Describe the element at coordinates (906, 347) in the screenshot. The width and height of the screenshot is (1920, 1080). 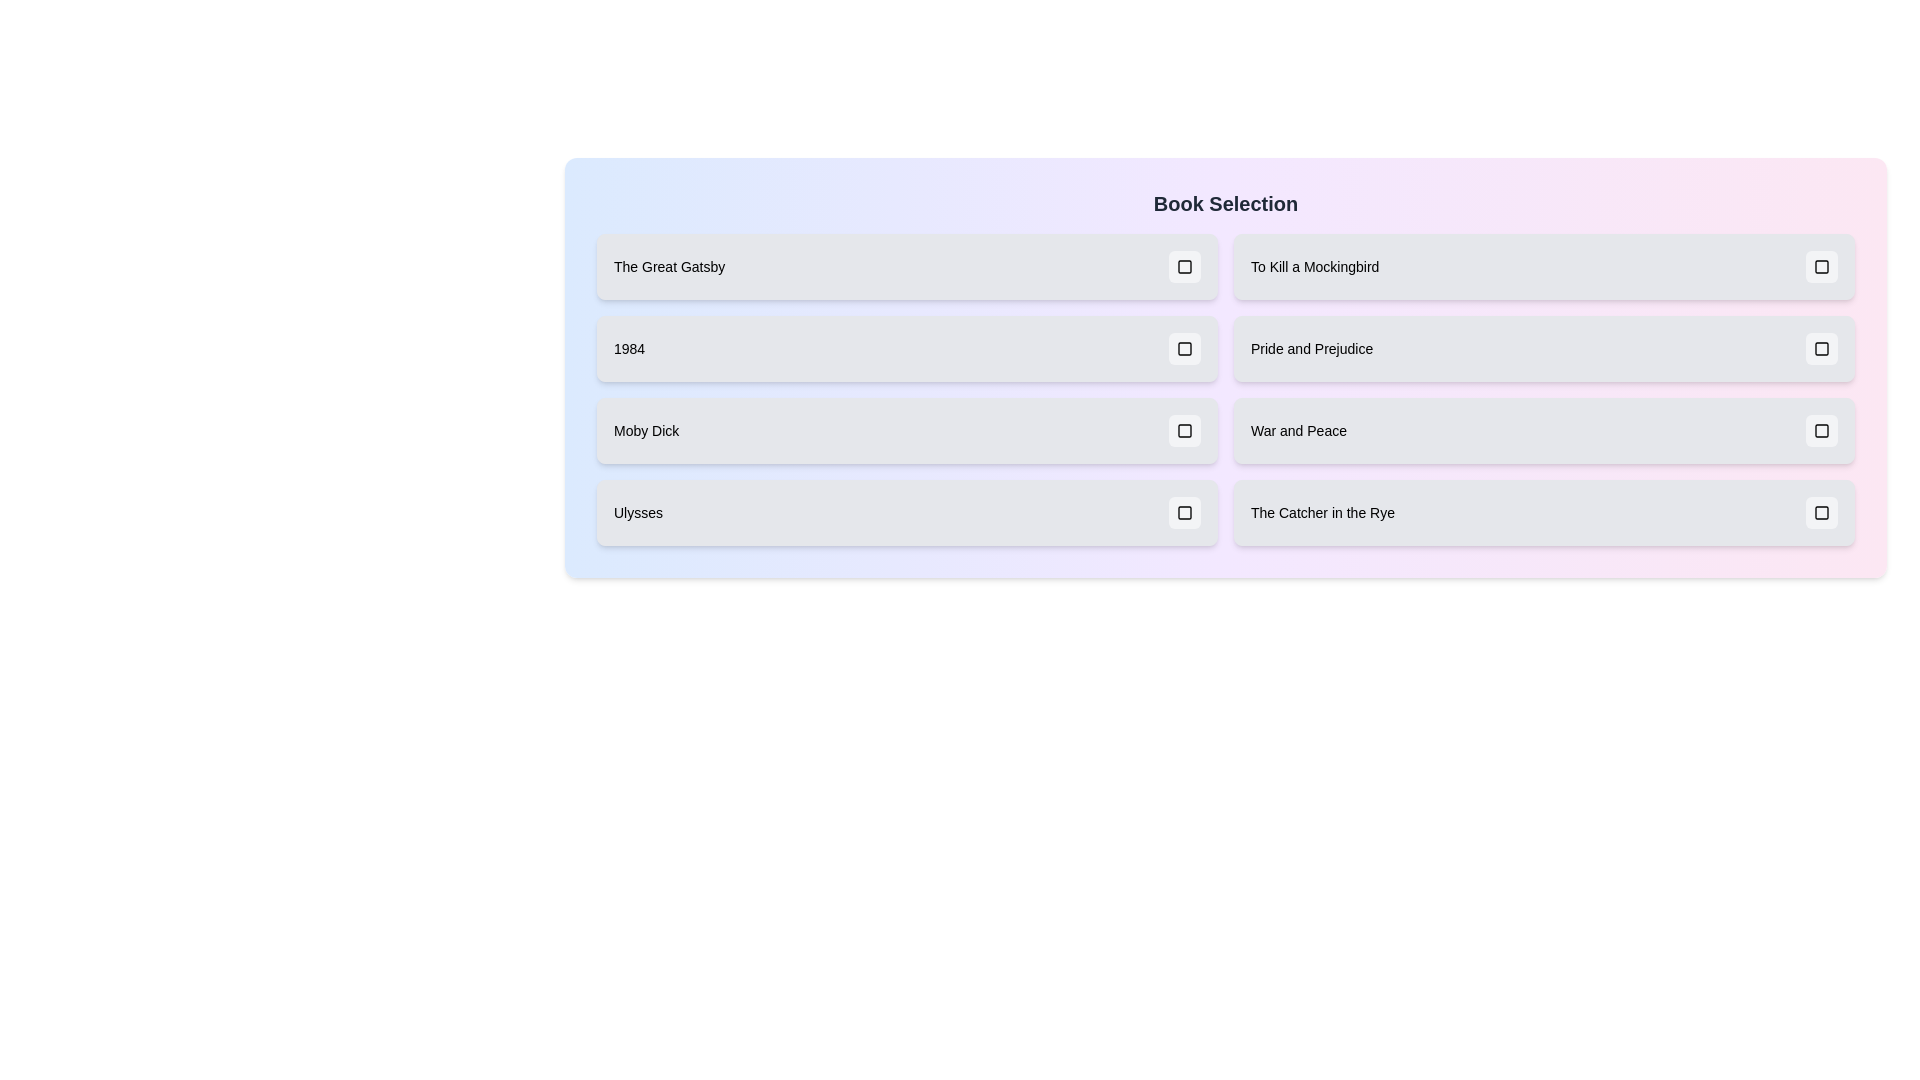
I see `the book item labeled '1984' to observe its visual transition` at that location.